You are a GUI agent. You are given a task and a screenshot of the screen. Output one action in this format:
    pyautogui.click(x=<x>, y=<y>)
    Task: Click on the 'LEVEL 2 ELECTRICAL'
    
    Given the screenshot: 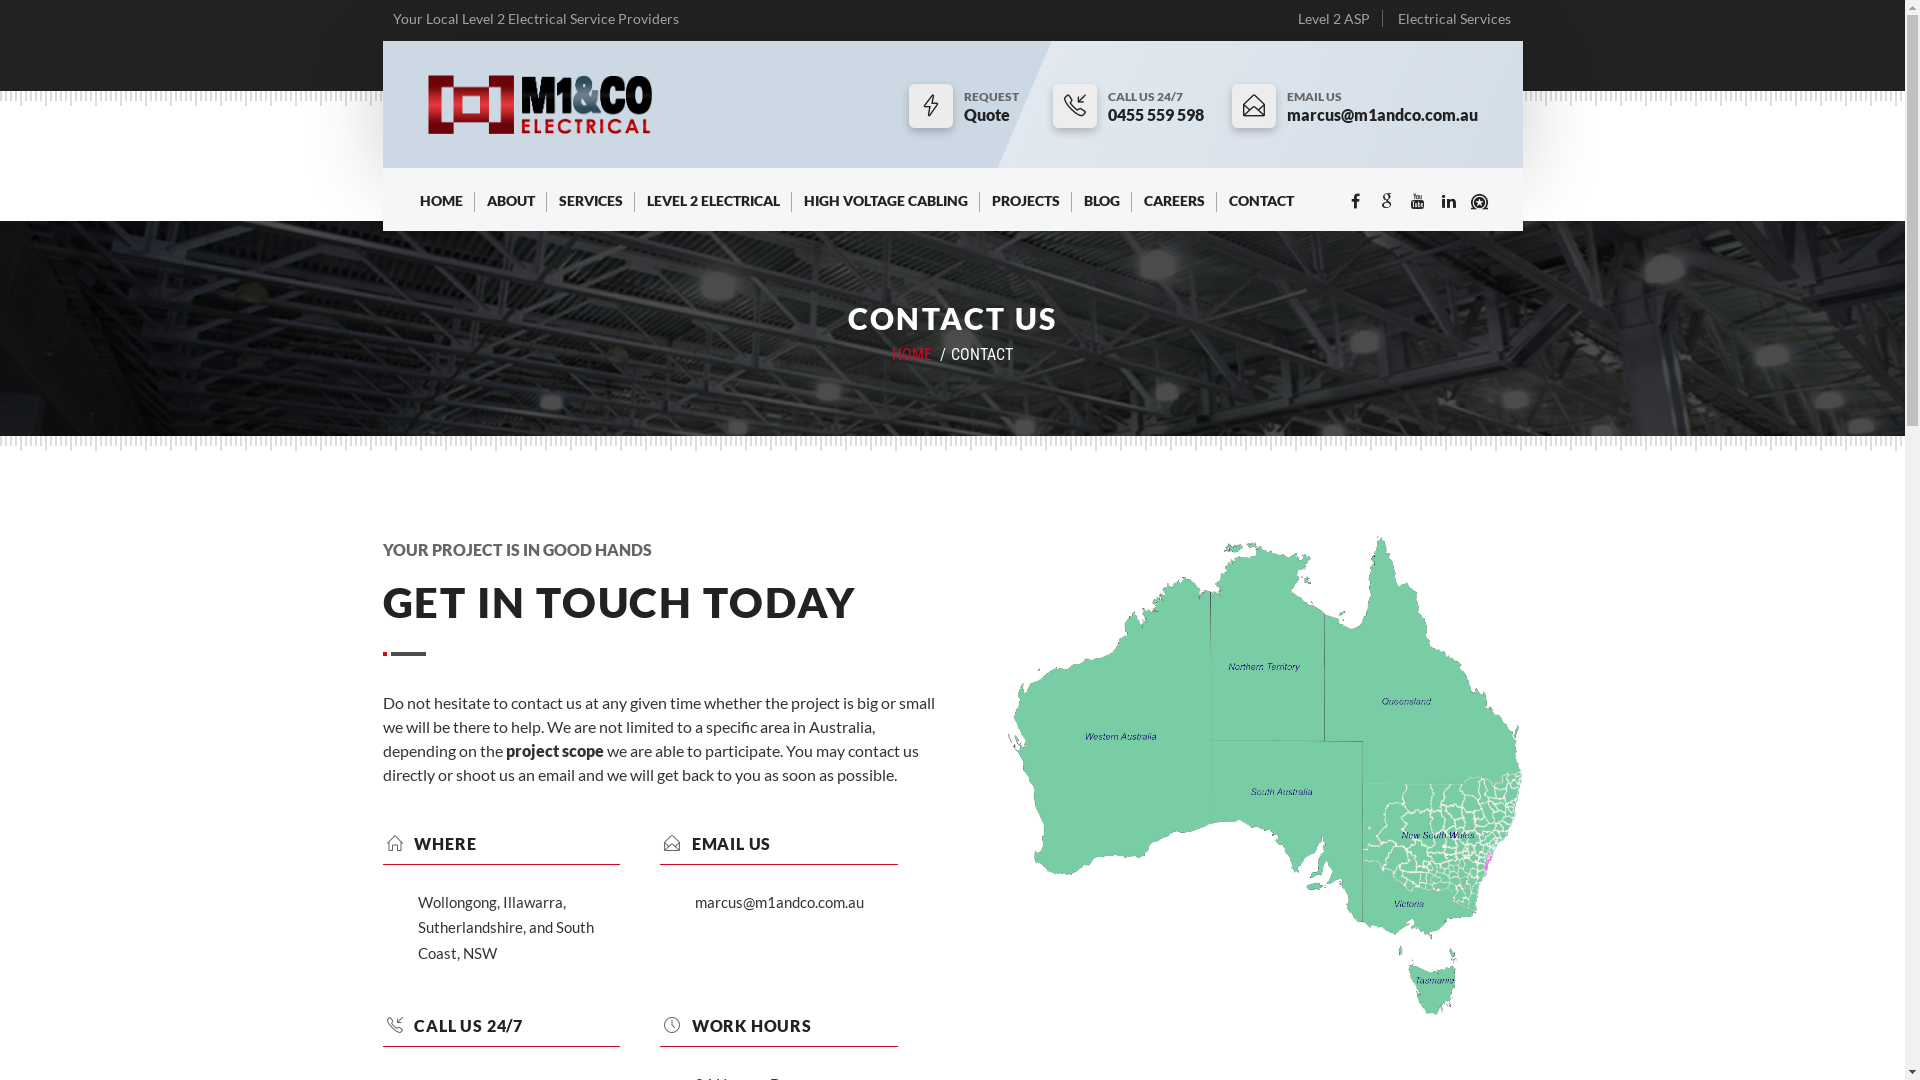 What is the action you would take?
    pyautogui.click(x=712, y=209)
    